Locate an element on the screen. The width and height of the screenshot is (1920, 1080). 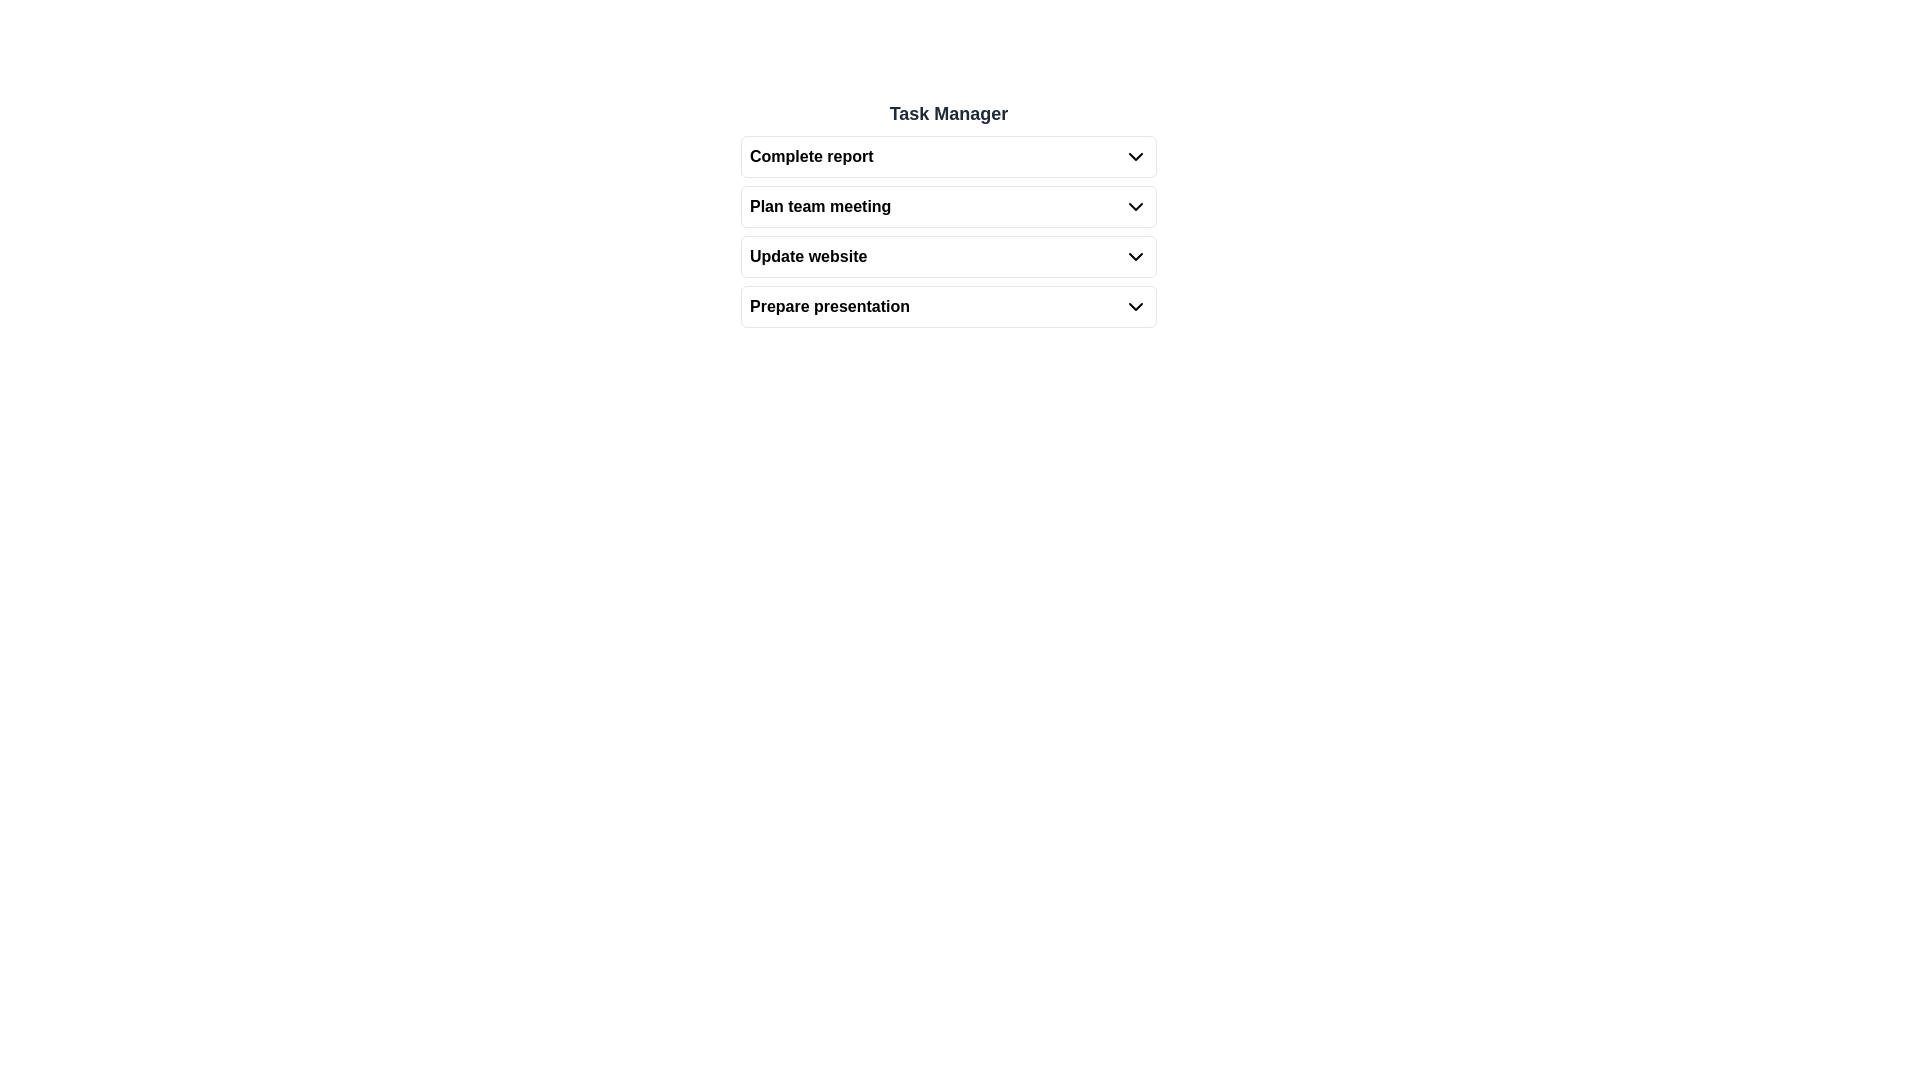
the fourth Button-like list item labeled 'Prepare presentation' in the Task Manager section is located at coordinates (948, 307).